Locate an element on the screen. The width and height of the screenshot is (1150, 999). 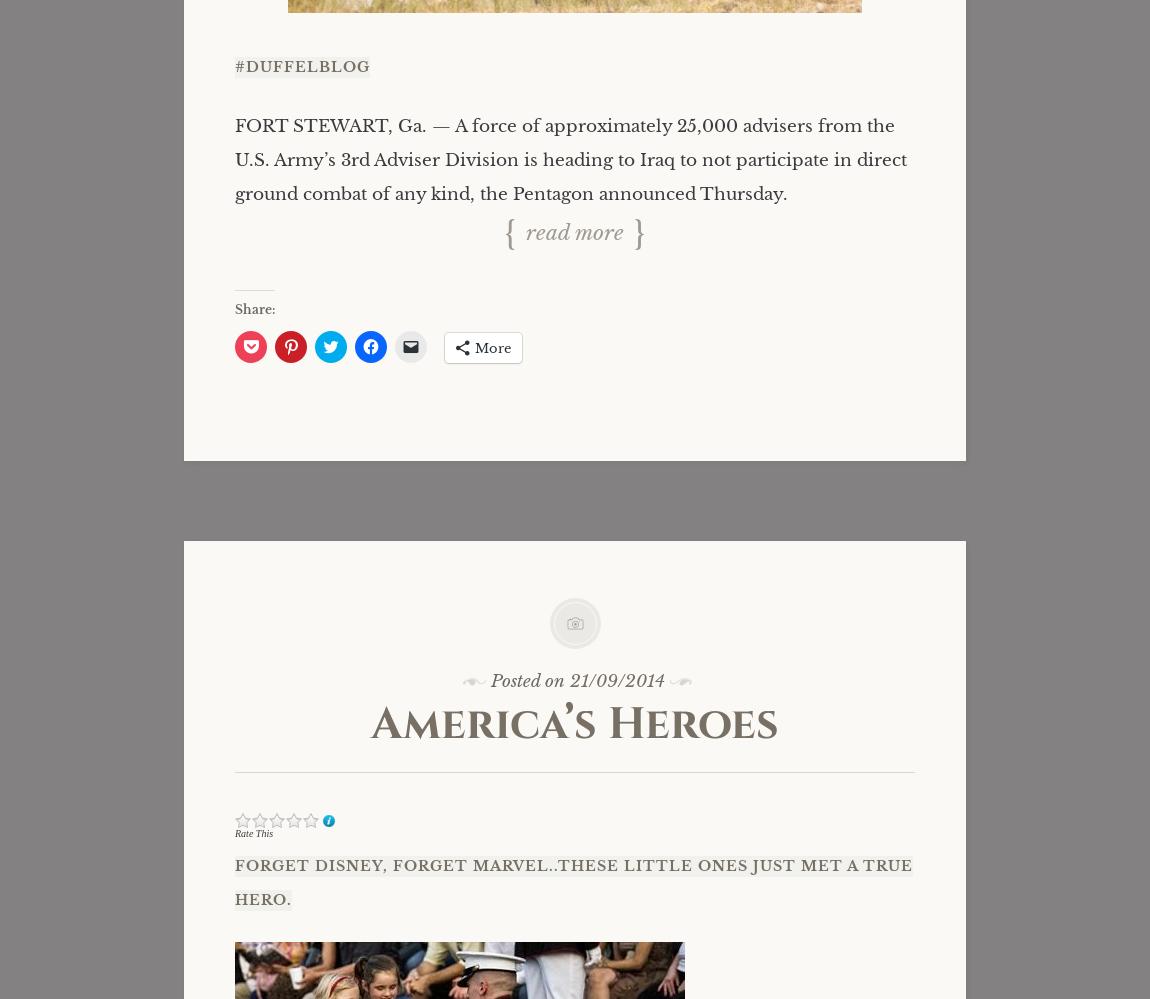
'Forget Disney, Forget Marvel..these little ones just met a true hero.' is located at coordinates (573, 881).